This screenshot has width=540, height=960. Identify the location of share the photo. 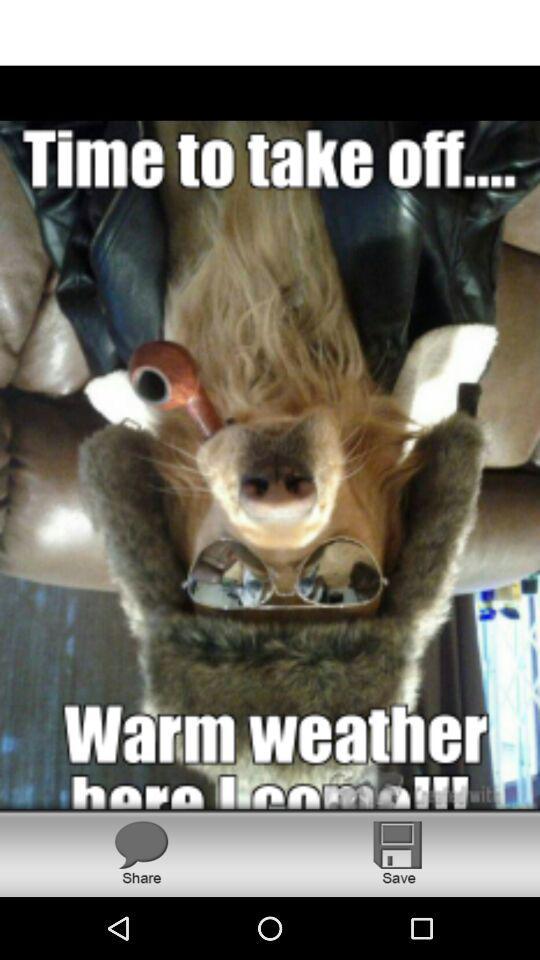
(140, 851).